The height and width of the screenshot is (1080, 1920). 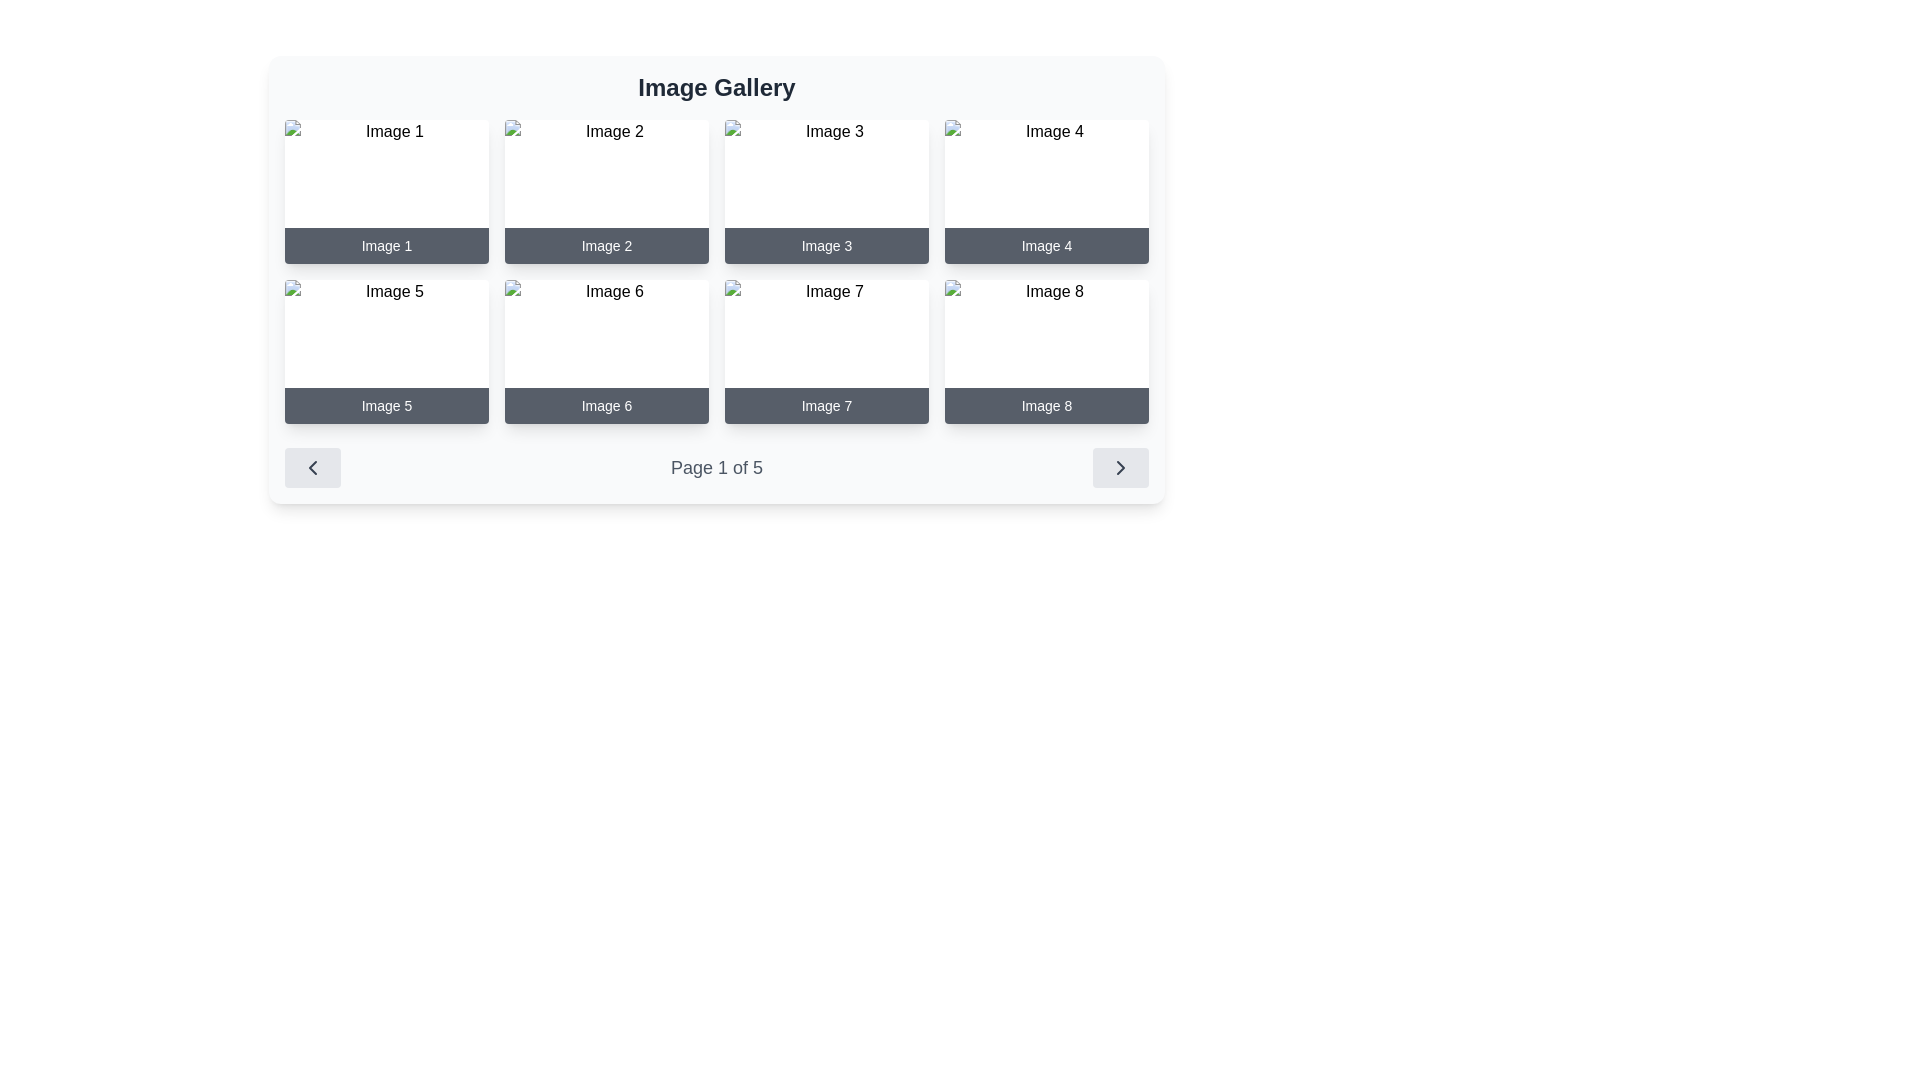 I want to click on the text label located at the bottom of the card labeled 'Image 2', which is a horizontal dark gray bar with white text, positioned in the top row, second from the left in a 2x4 grid layout, so click(x=605, y=245).